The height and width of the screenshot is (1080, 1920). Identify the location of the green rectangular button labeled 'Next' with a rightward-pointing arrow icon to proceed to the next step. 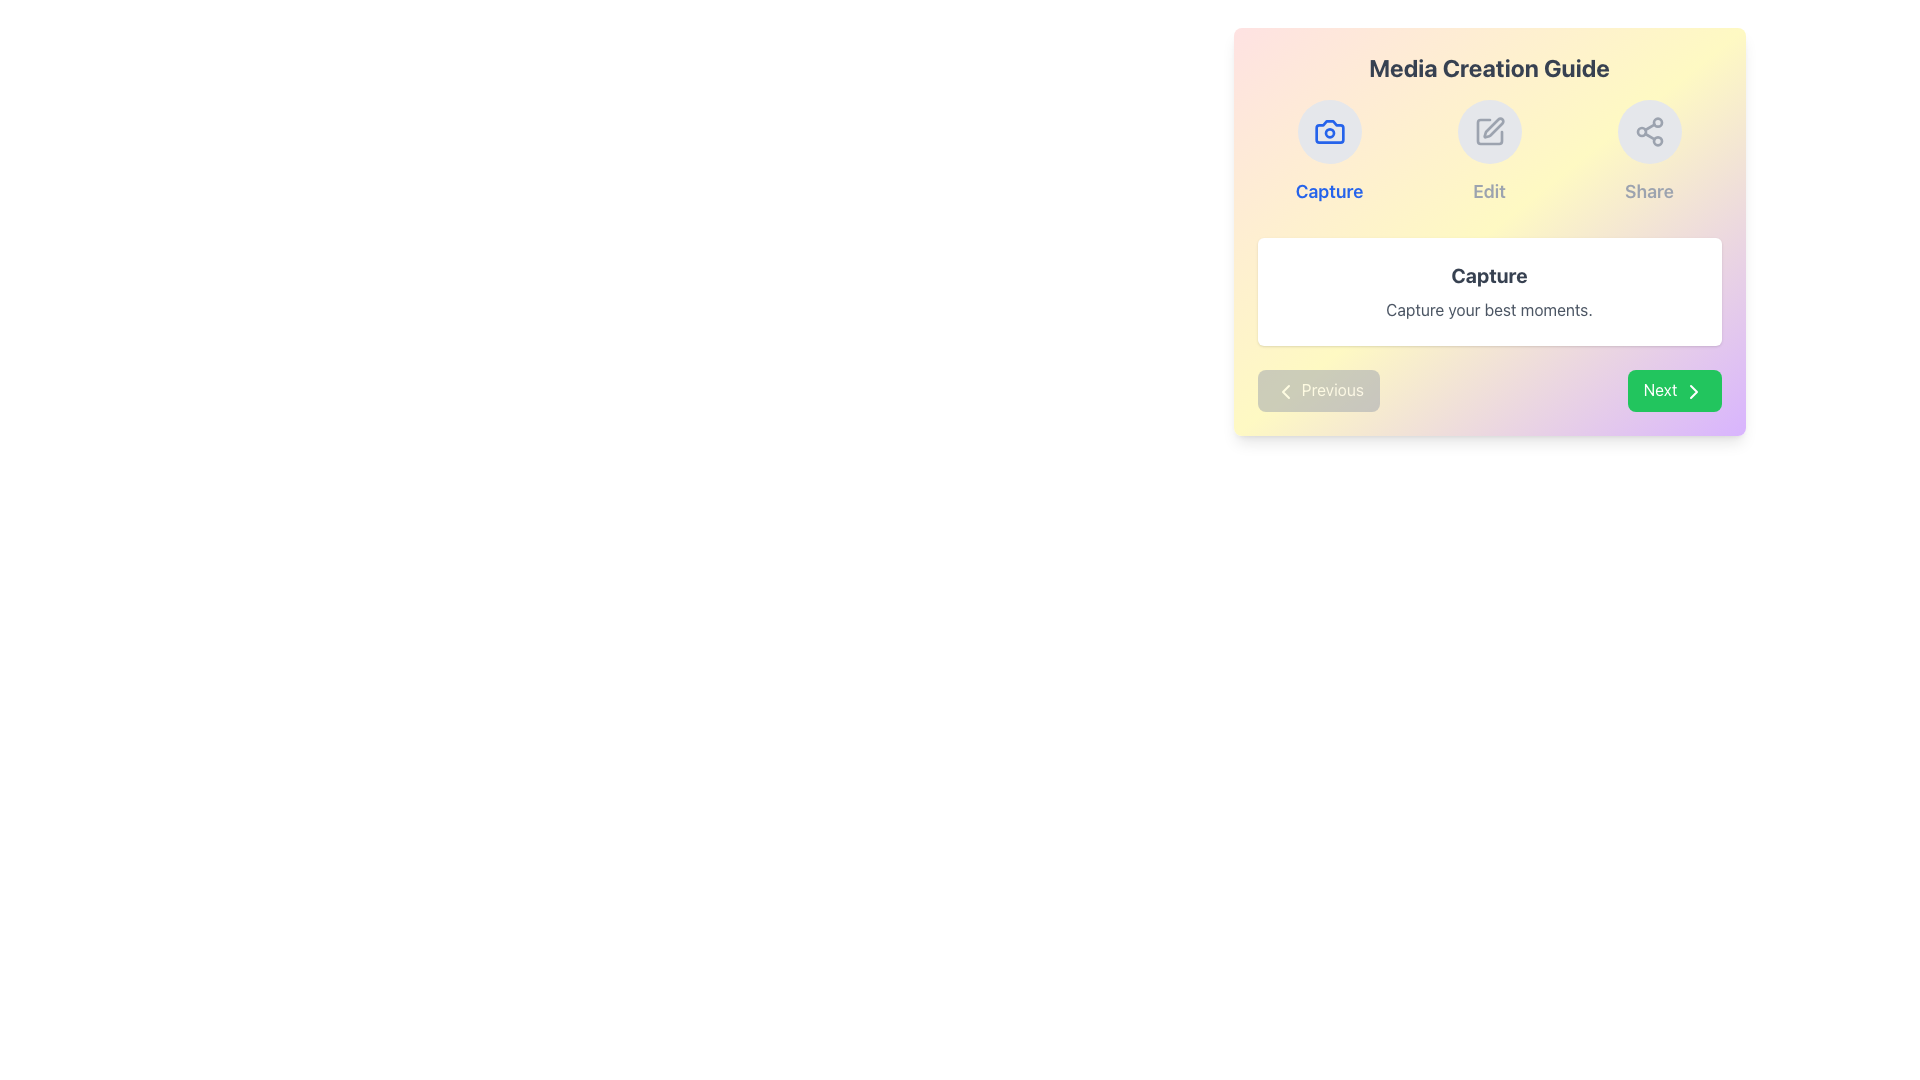
(1674, 390).